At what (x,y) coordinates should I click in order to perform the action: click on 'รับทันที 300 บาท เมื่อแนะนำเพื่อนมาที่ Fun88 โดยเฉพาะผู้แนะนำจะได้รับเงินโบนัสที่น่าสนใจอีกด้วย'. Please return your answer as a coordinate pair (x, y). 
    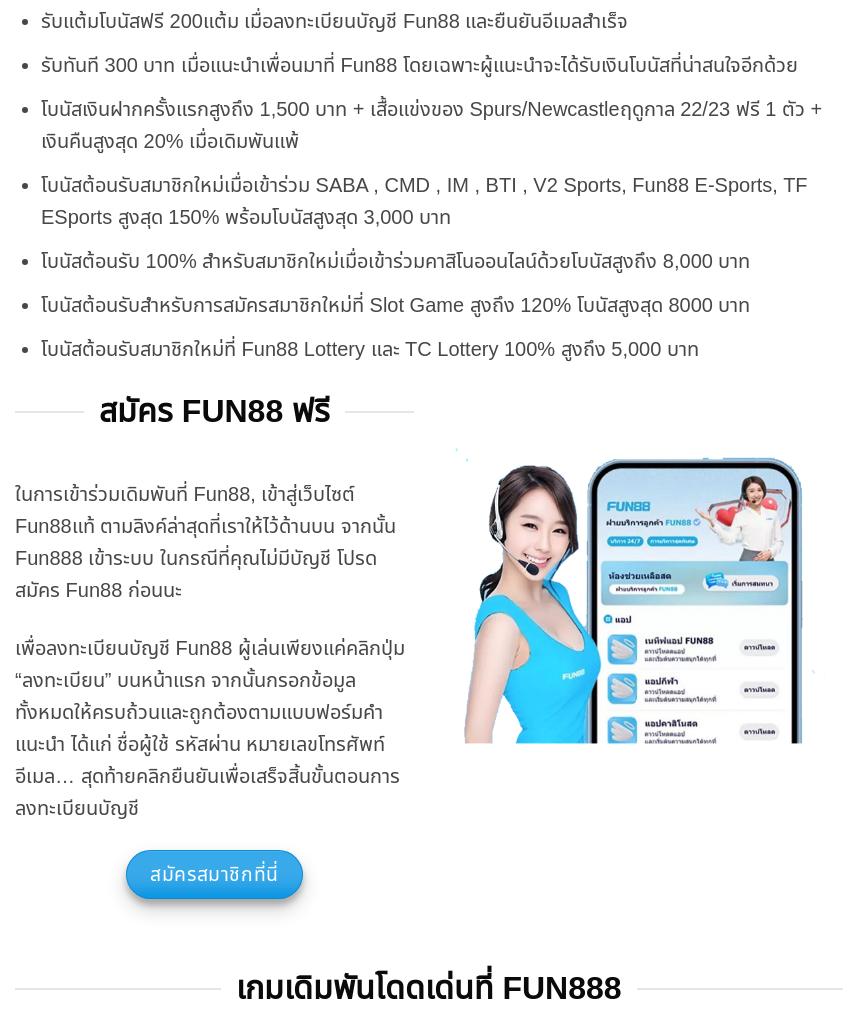
    Looking at the image, I should click on (417, 64).